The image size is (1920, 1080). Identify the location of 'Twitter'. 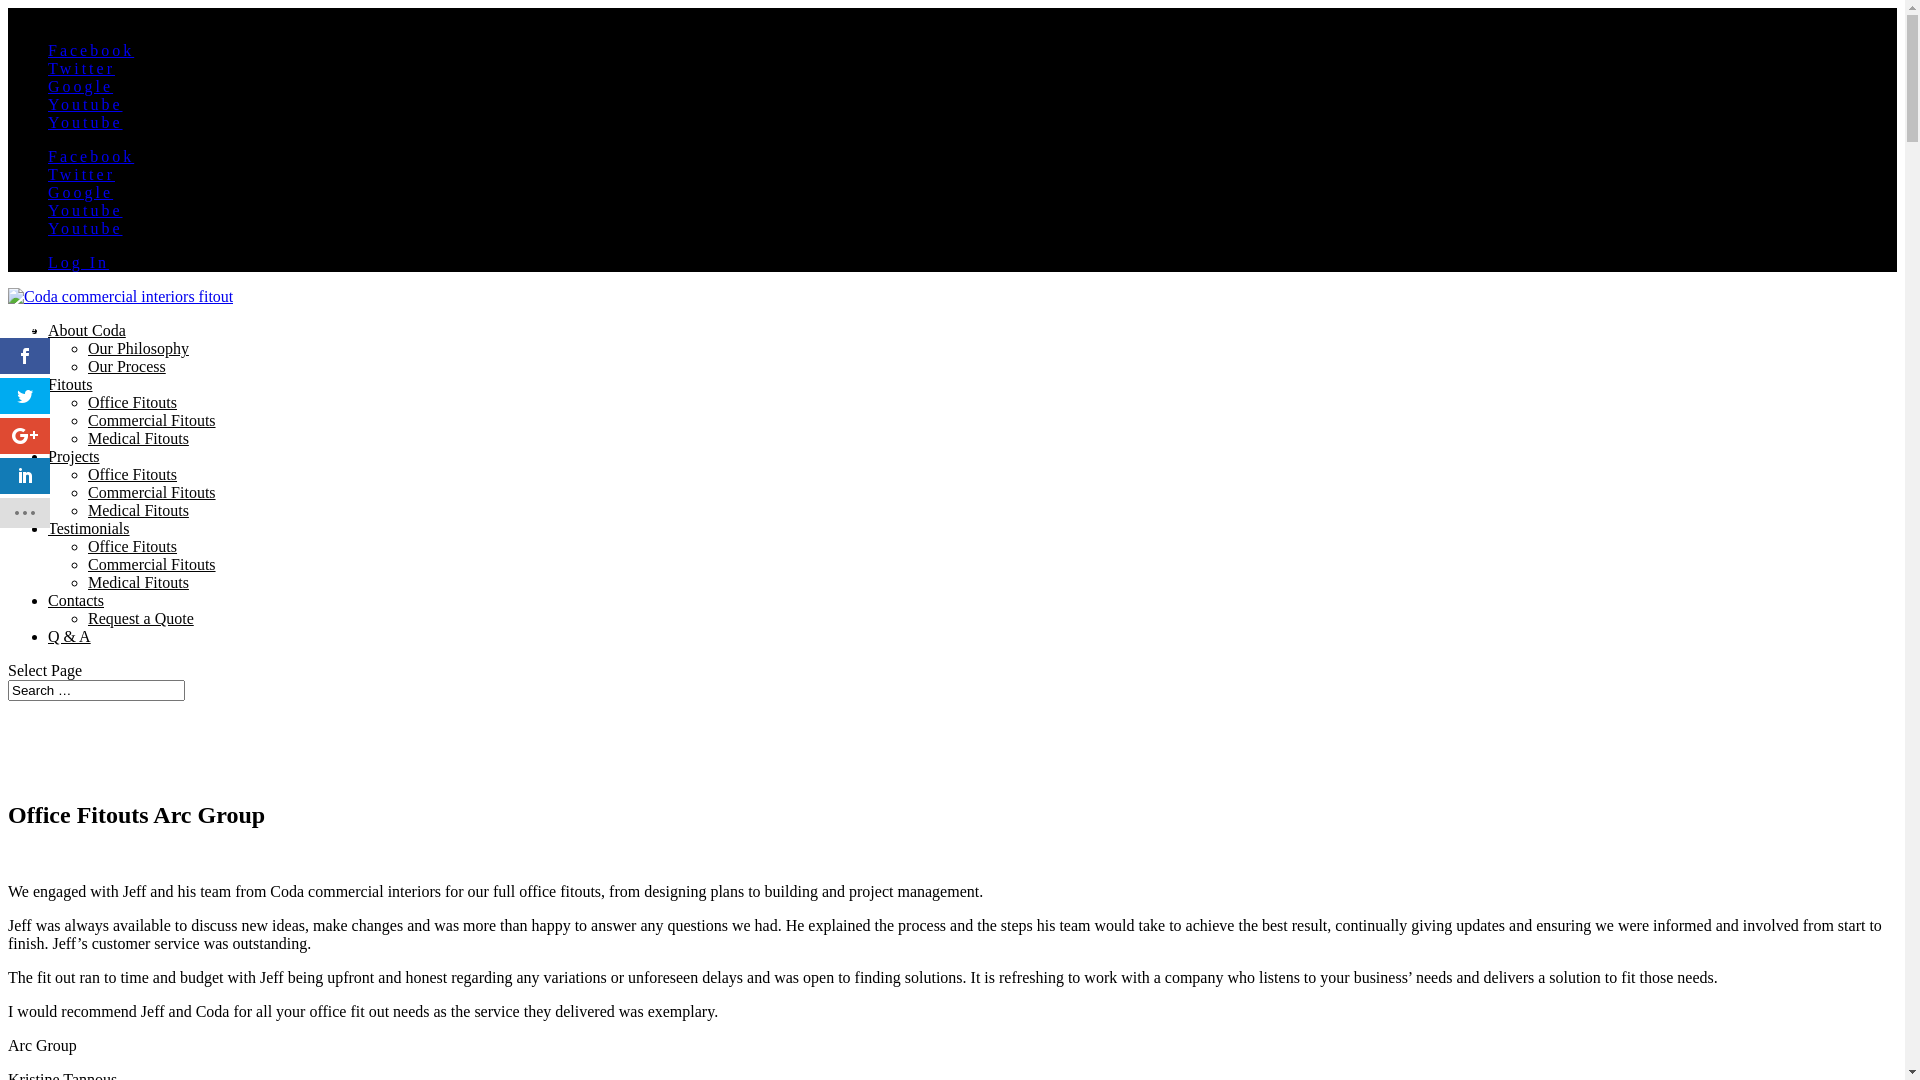
(80, 67).